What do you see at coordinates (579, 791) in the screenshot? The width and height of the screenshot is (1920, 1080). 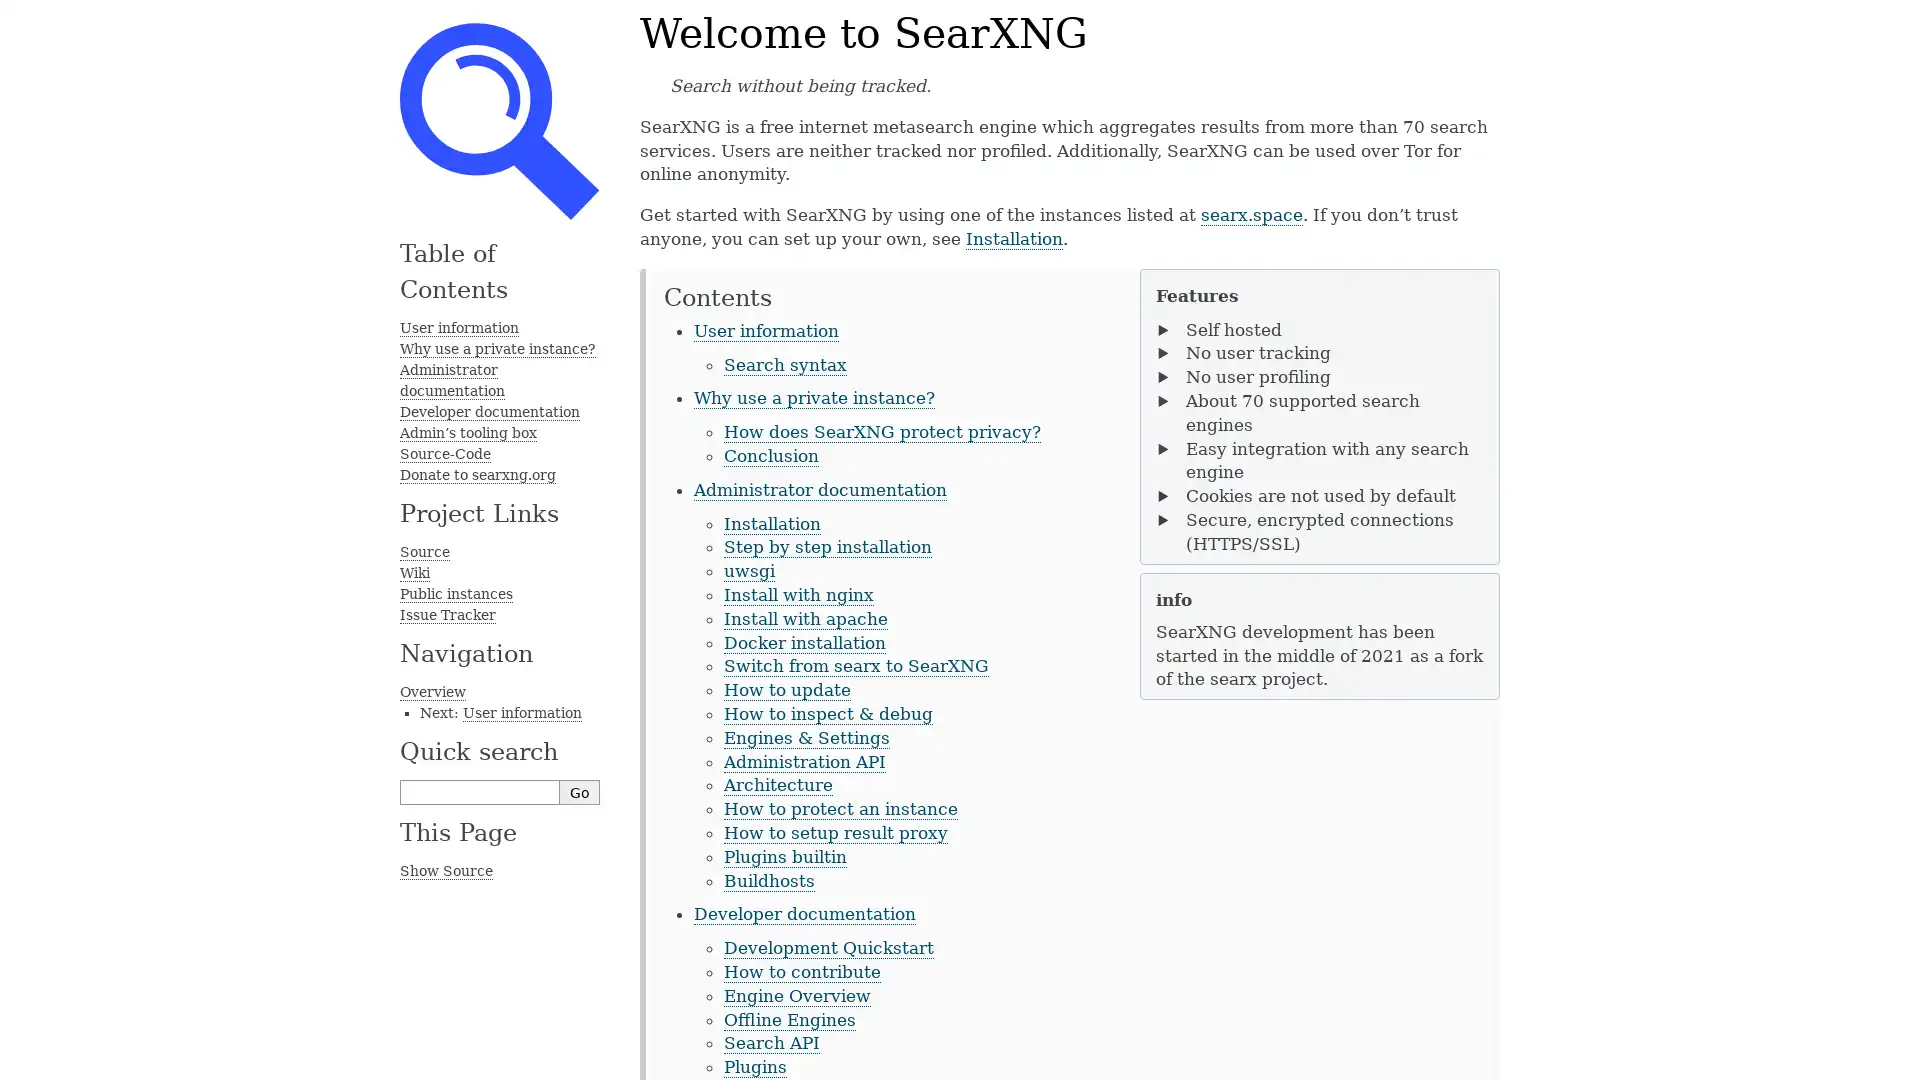 I see `Go` at bounding box center [579, 791].